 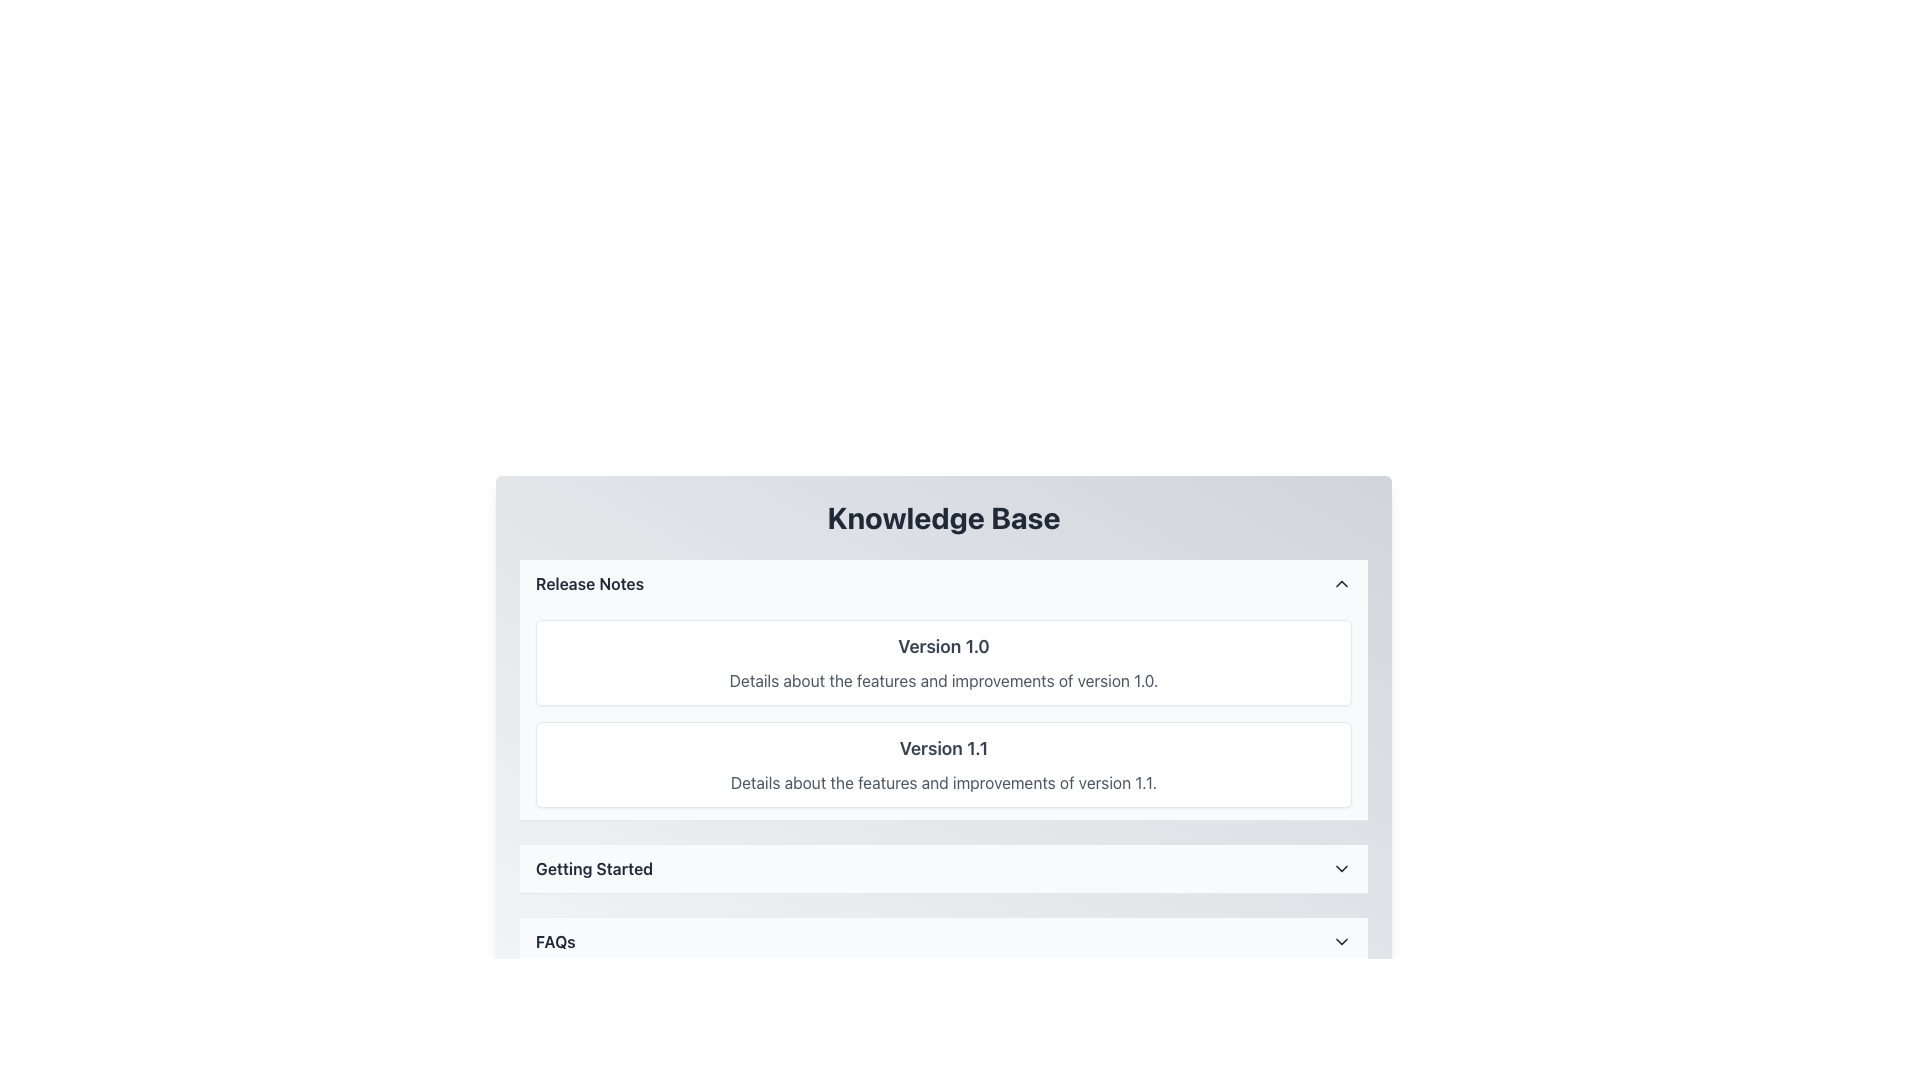 What do you see at coordinates (1342, 867) in the screenshot?
I see `the chevron icon located on the rightmost side of the 'Getting Started' section` at bounding box center [1342, 867].